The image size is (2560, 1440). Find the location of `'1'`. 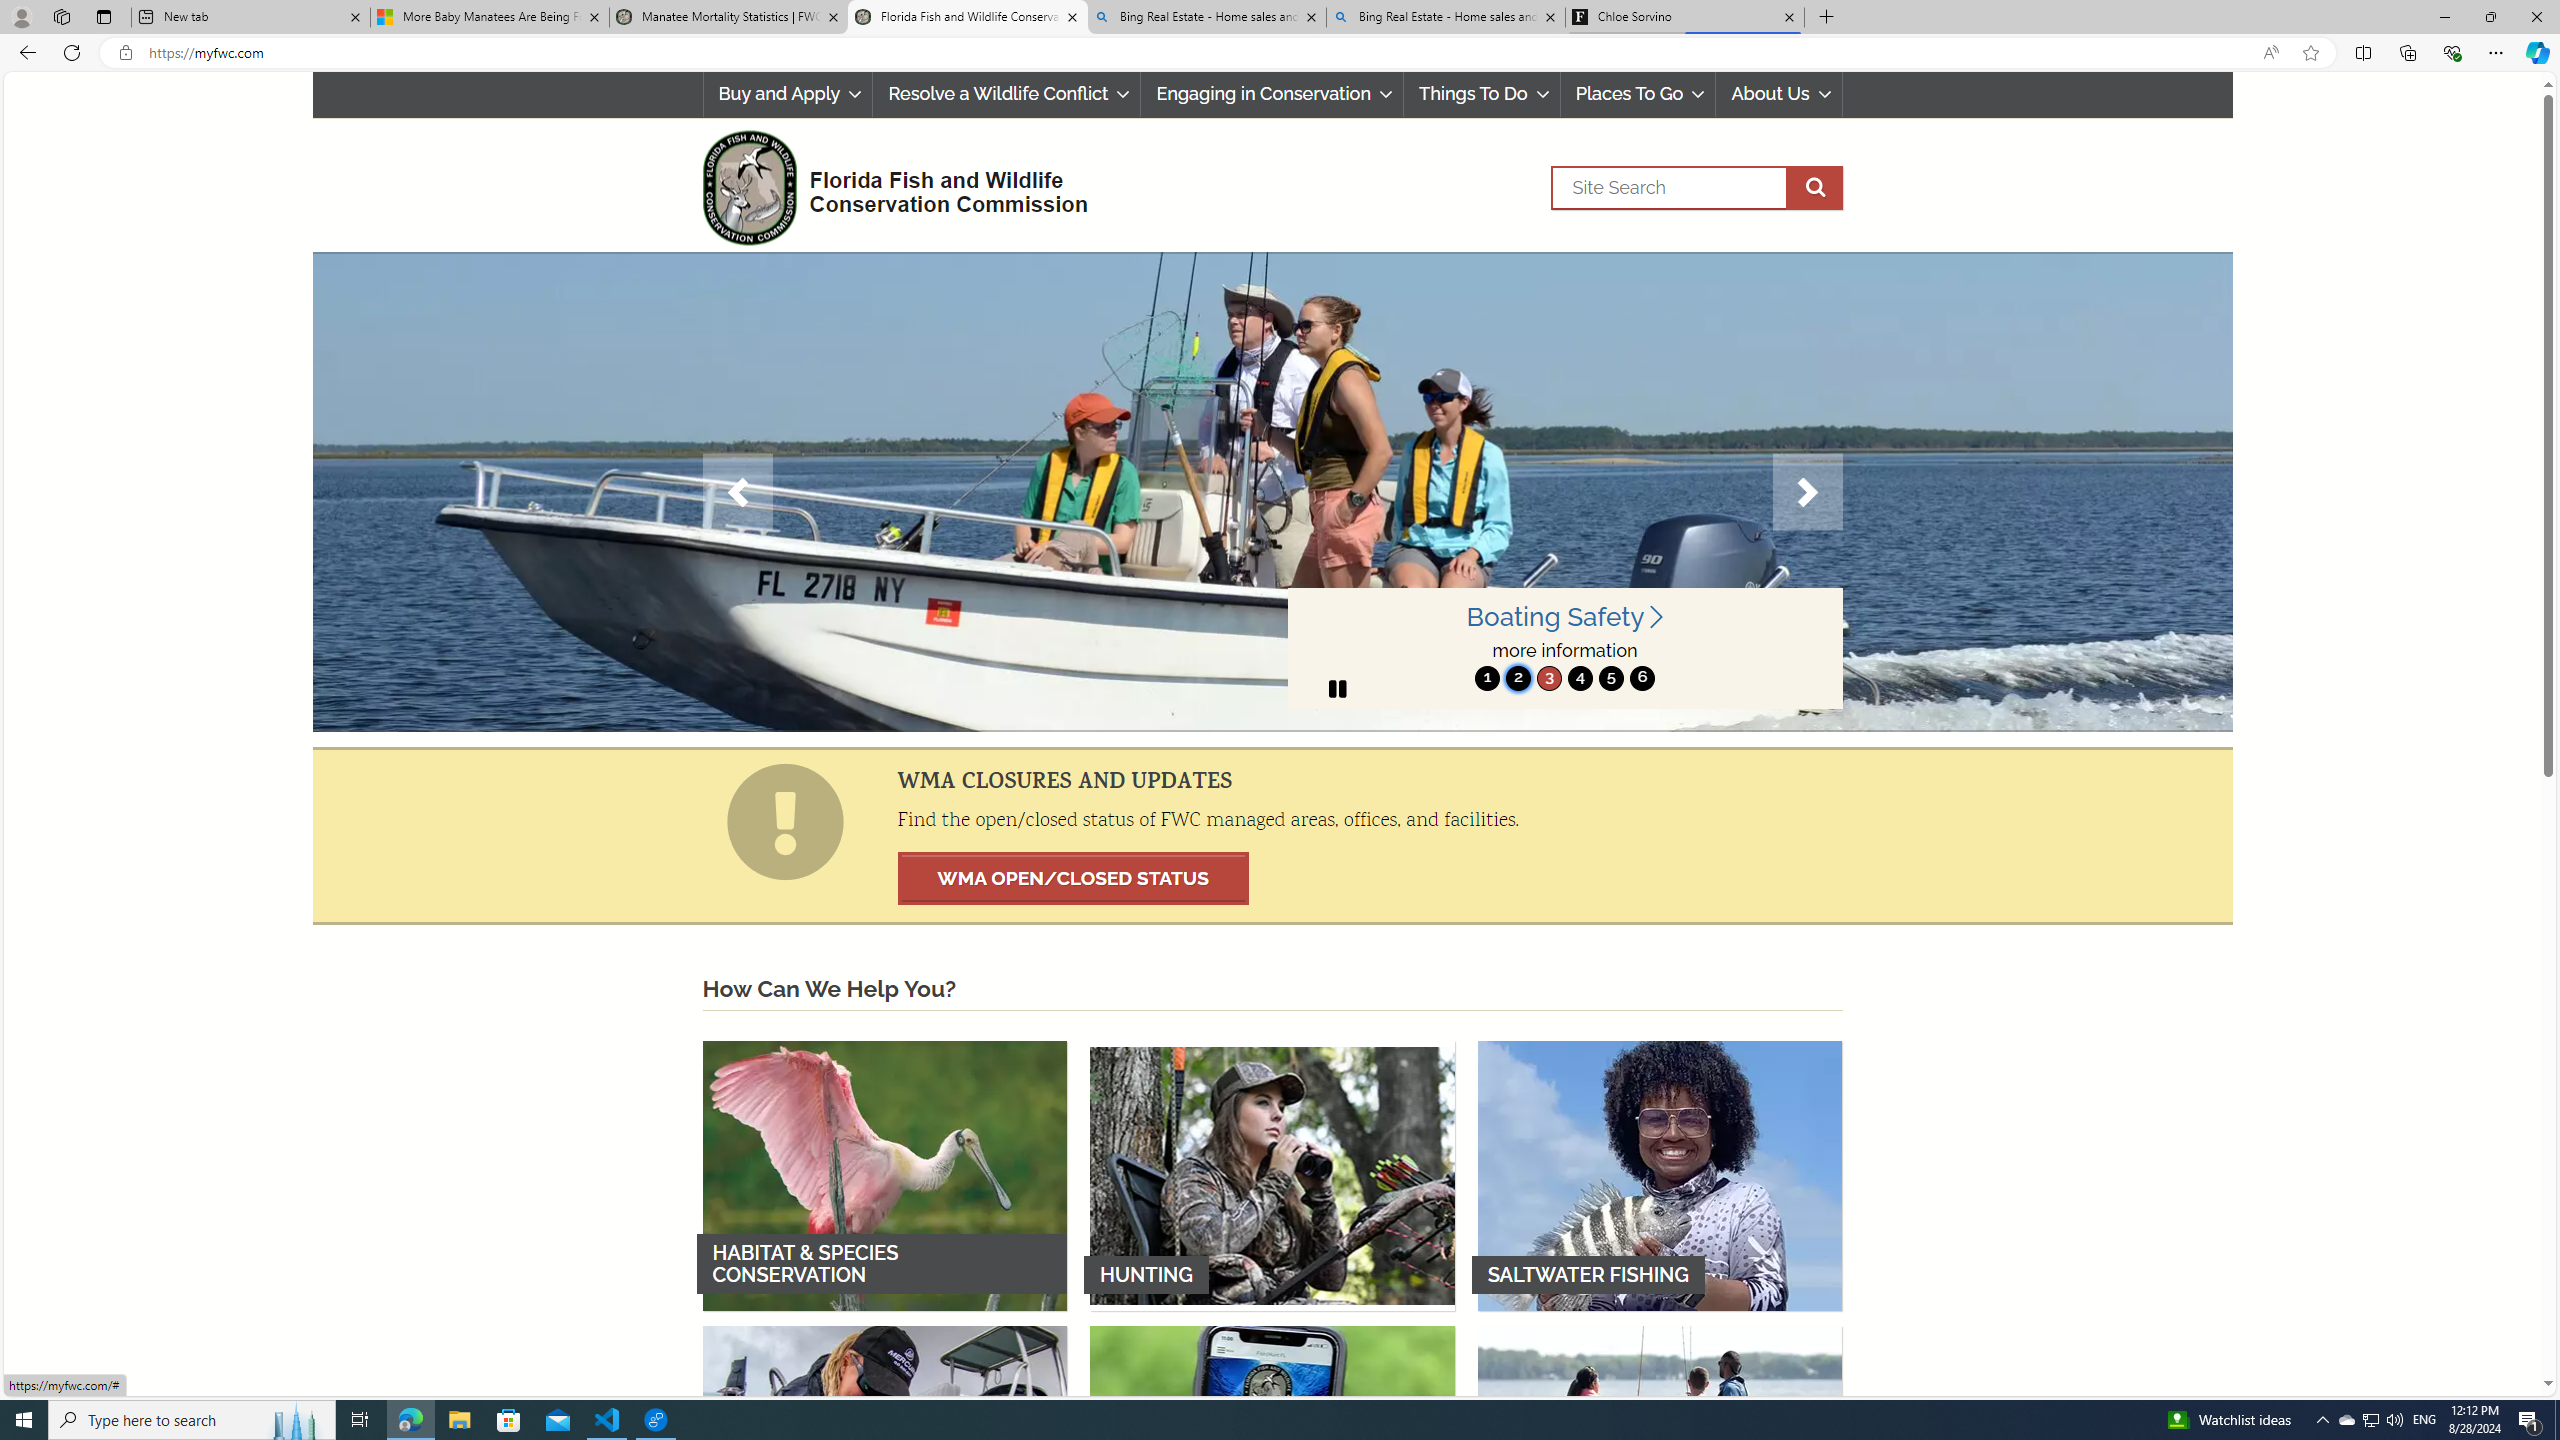

'1' is located at coordinates (1487, 677).